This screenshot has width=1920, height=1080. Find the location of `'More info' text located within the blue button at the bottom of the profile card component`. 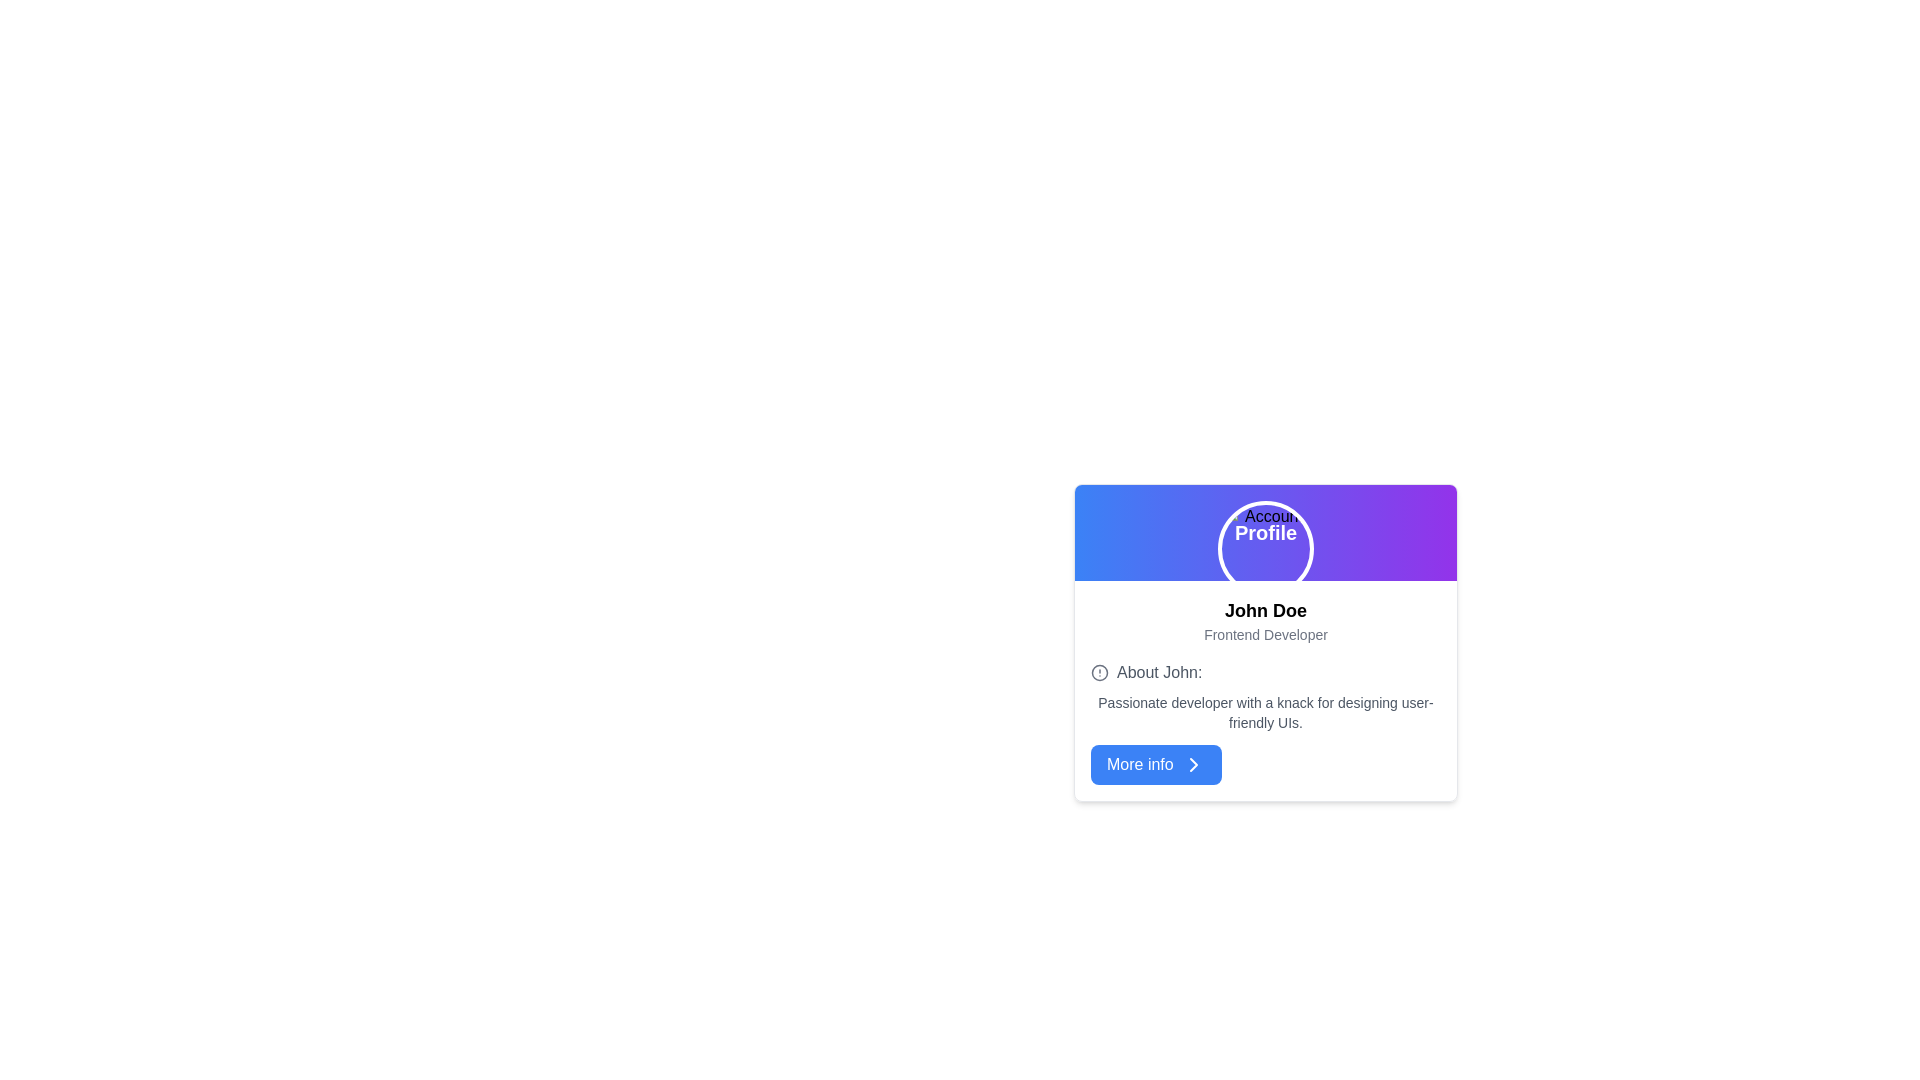

'More info' text located within the blue button at the bottom of the profile card component is located at coordinates (1140, 764).